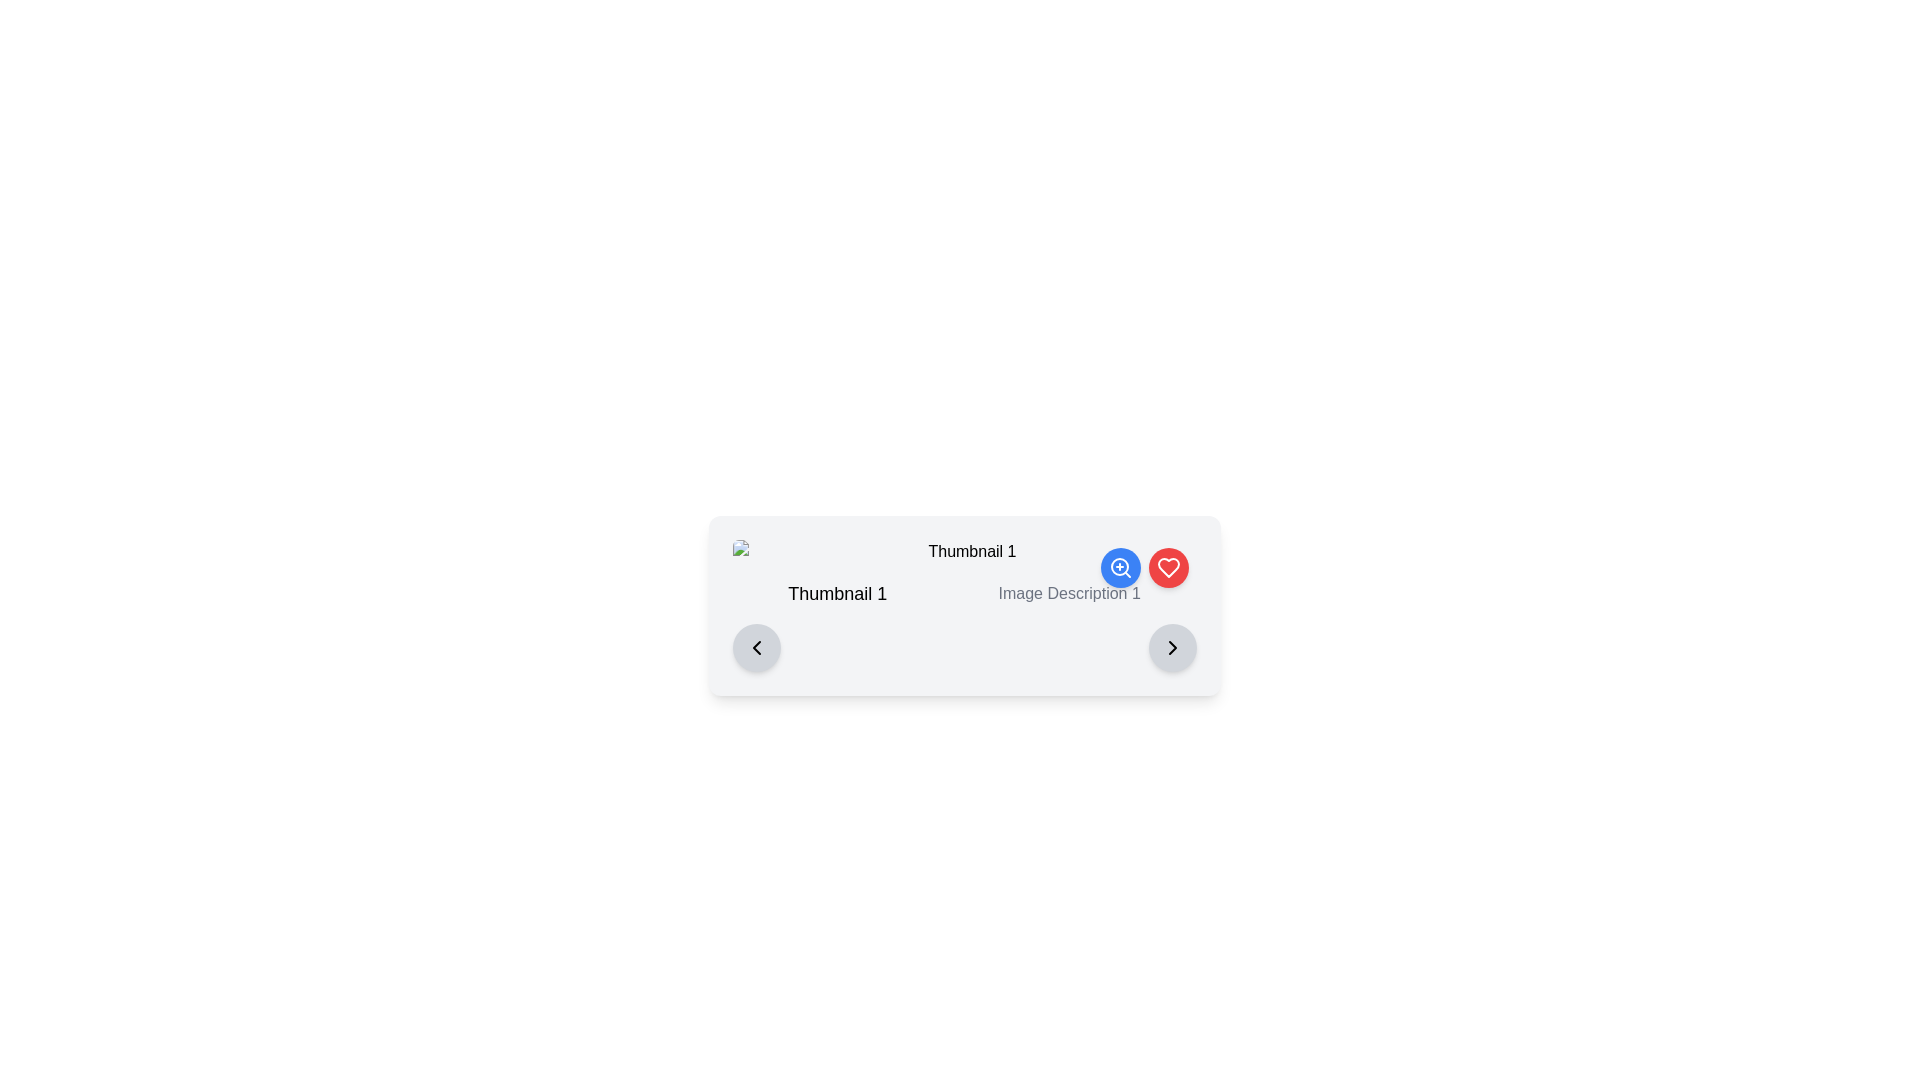 This screenshot has width=1920, height=1080. What do you see at coordinates (1172, 648) in the screenshot?
I see `the chevron icon inside the circular button located at the bottom-right edge of the card` at bounding box center [1172, 648].